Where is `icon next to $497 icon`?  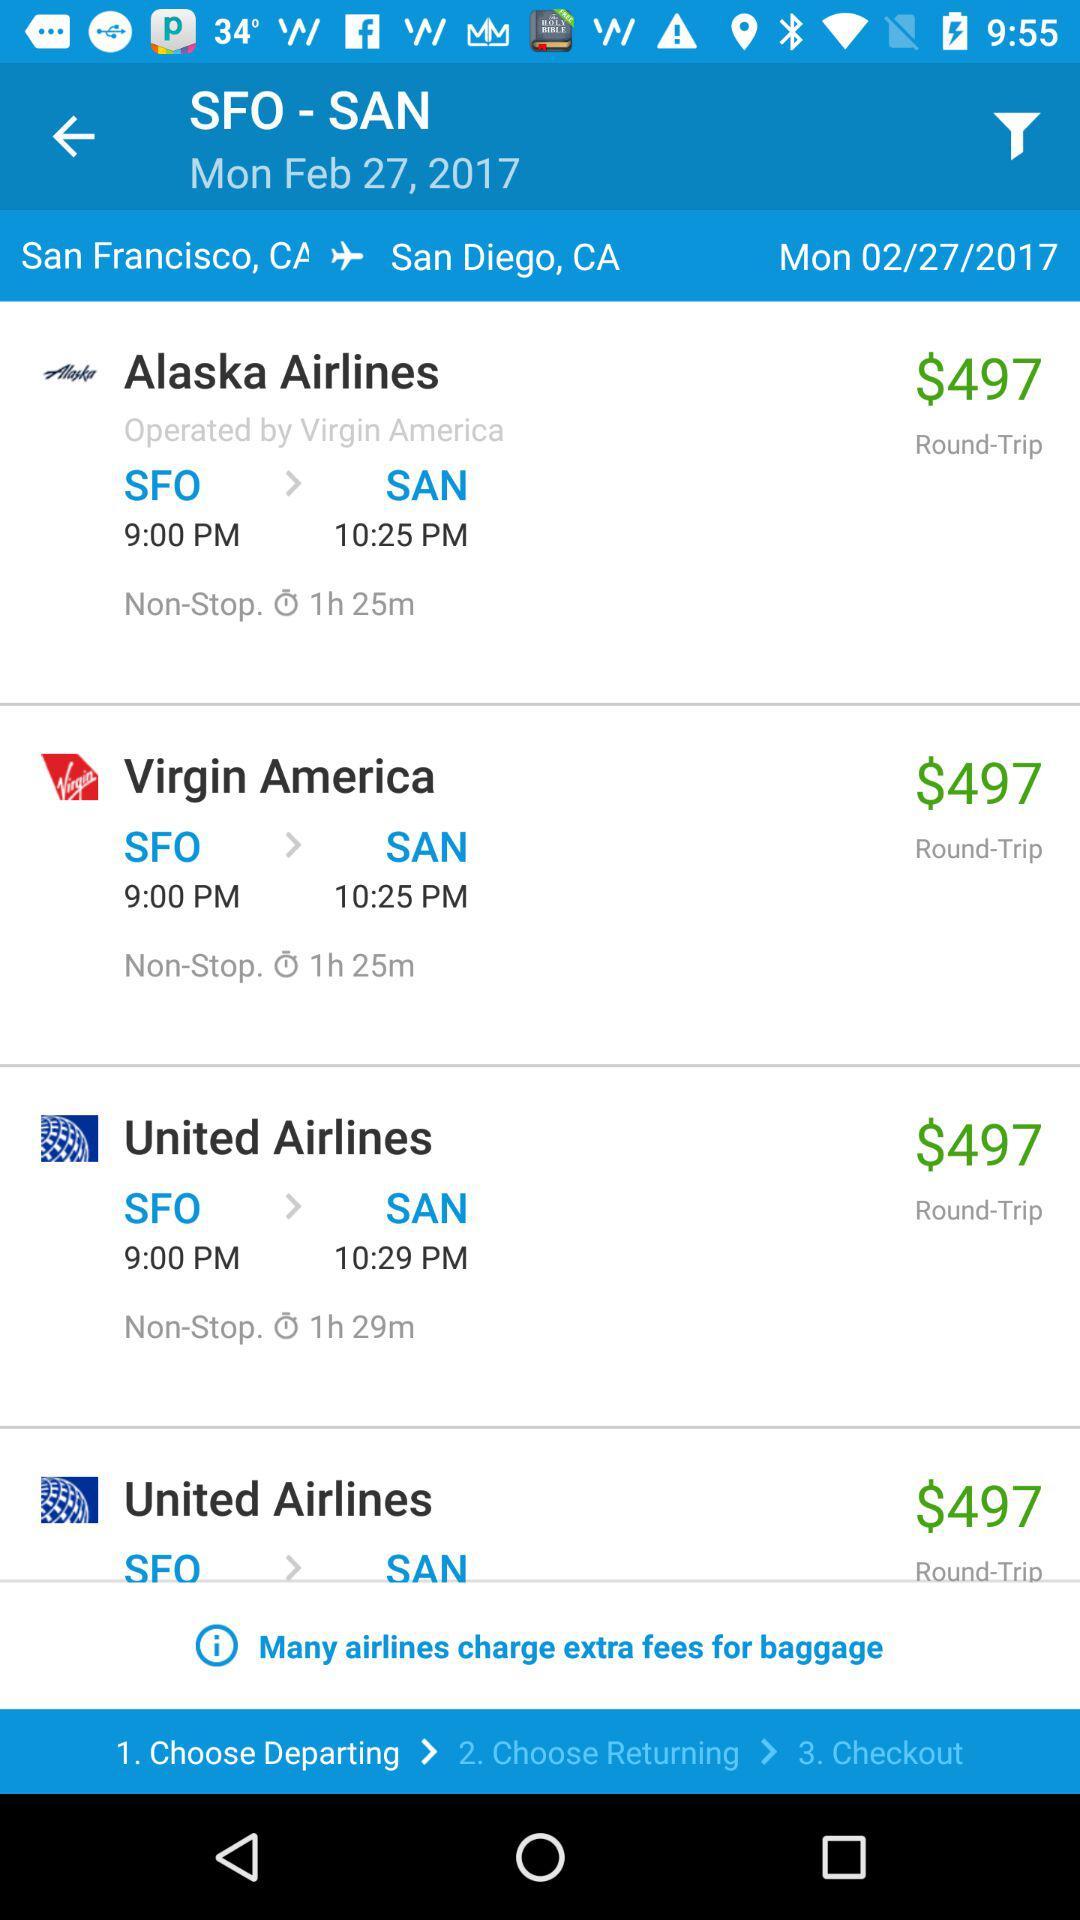 icon next to $497 icon is located at coordinates (314, 427).